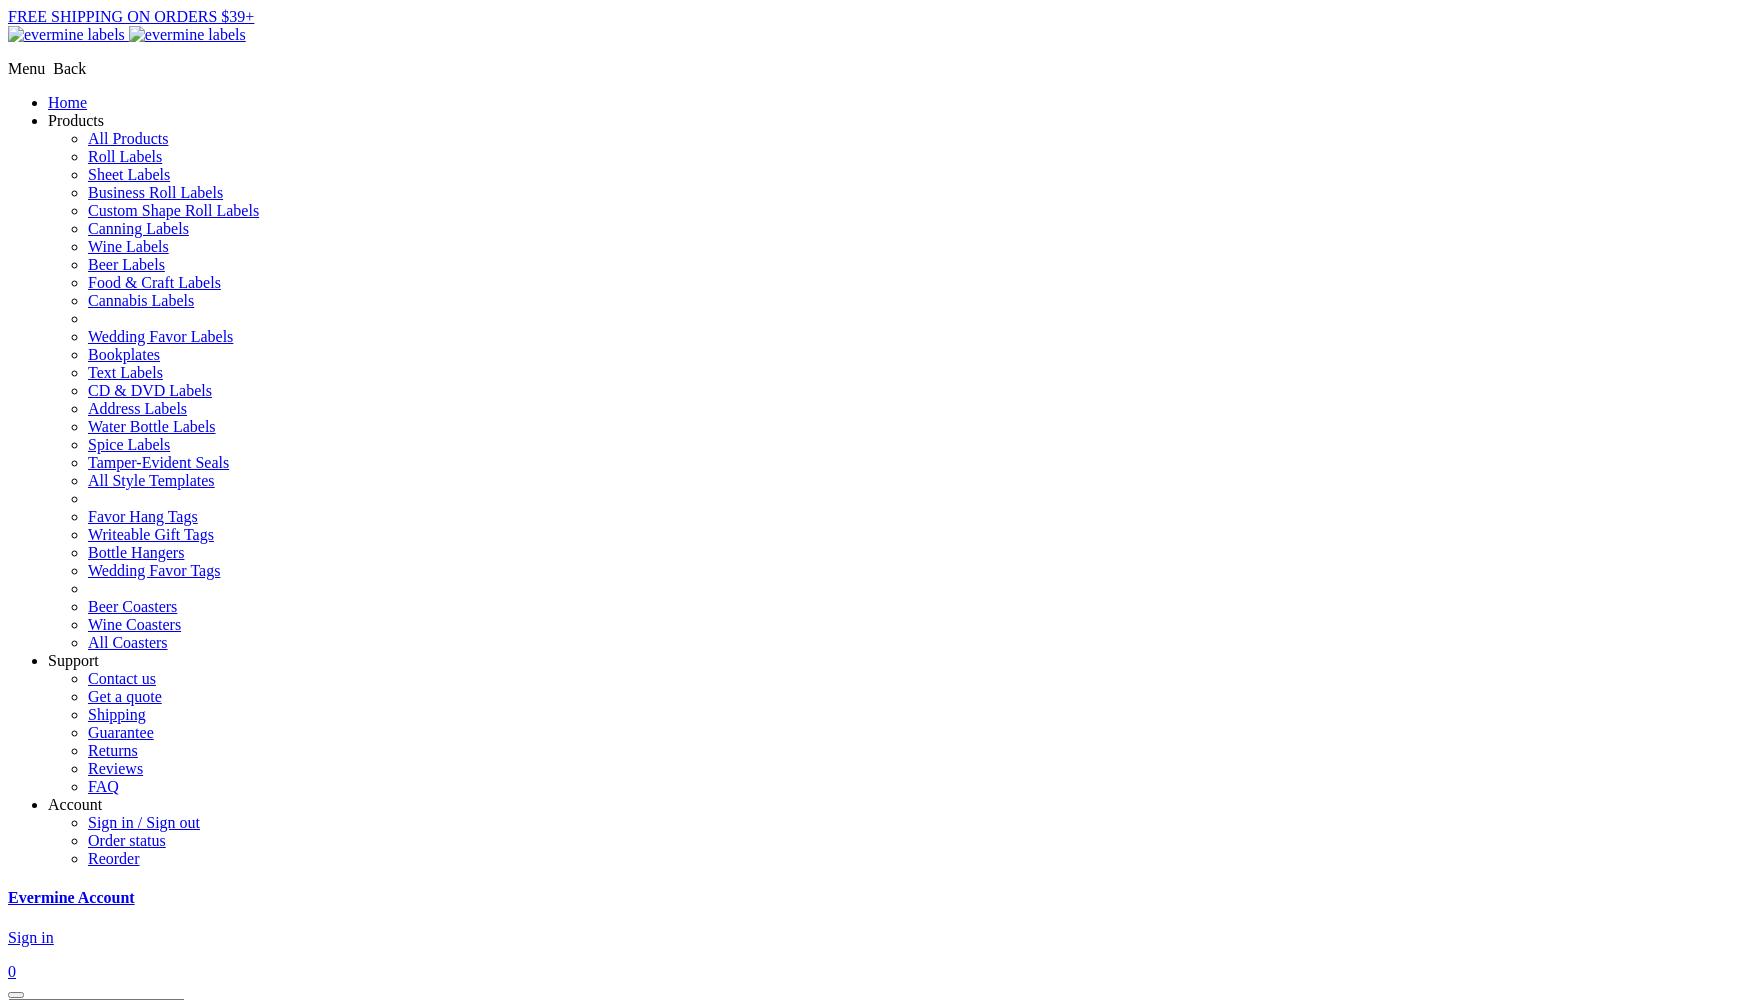  Describe the element at coordinates (137, 227) in the screenshot. I see `'Canning Labels'` at that location.